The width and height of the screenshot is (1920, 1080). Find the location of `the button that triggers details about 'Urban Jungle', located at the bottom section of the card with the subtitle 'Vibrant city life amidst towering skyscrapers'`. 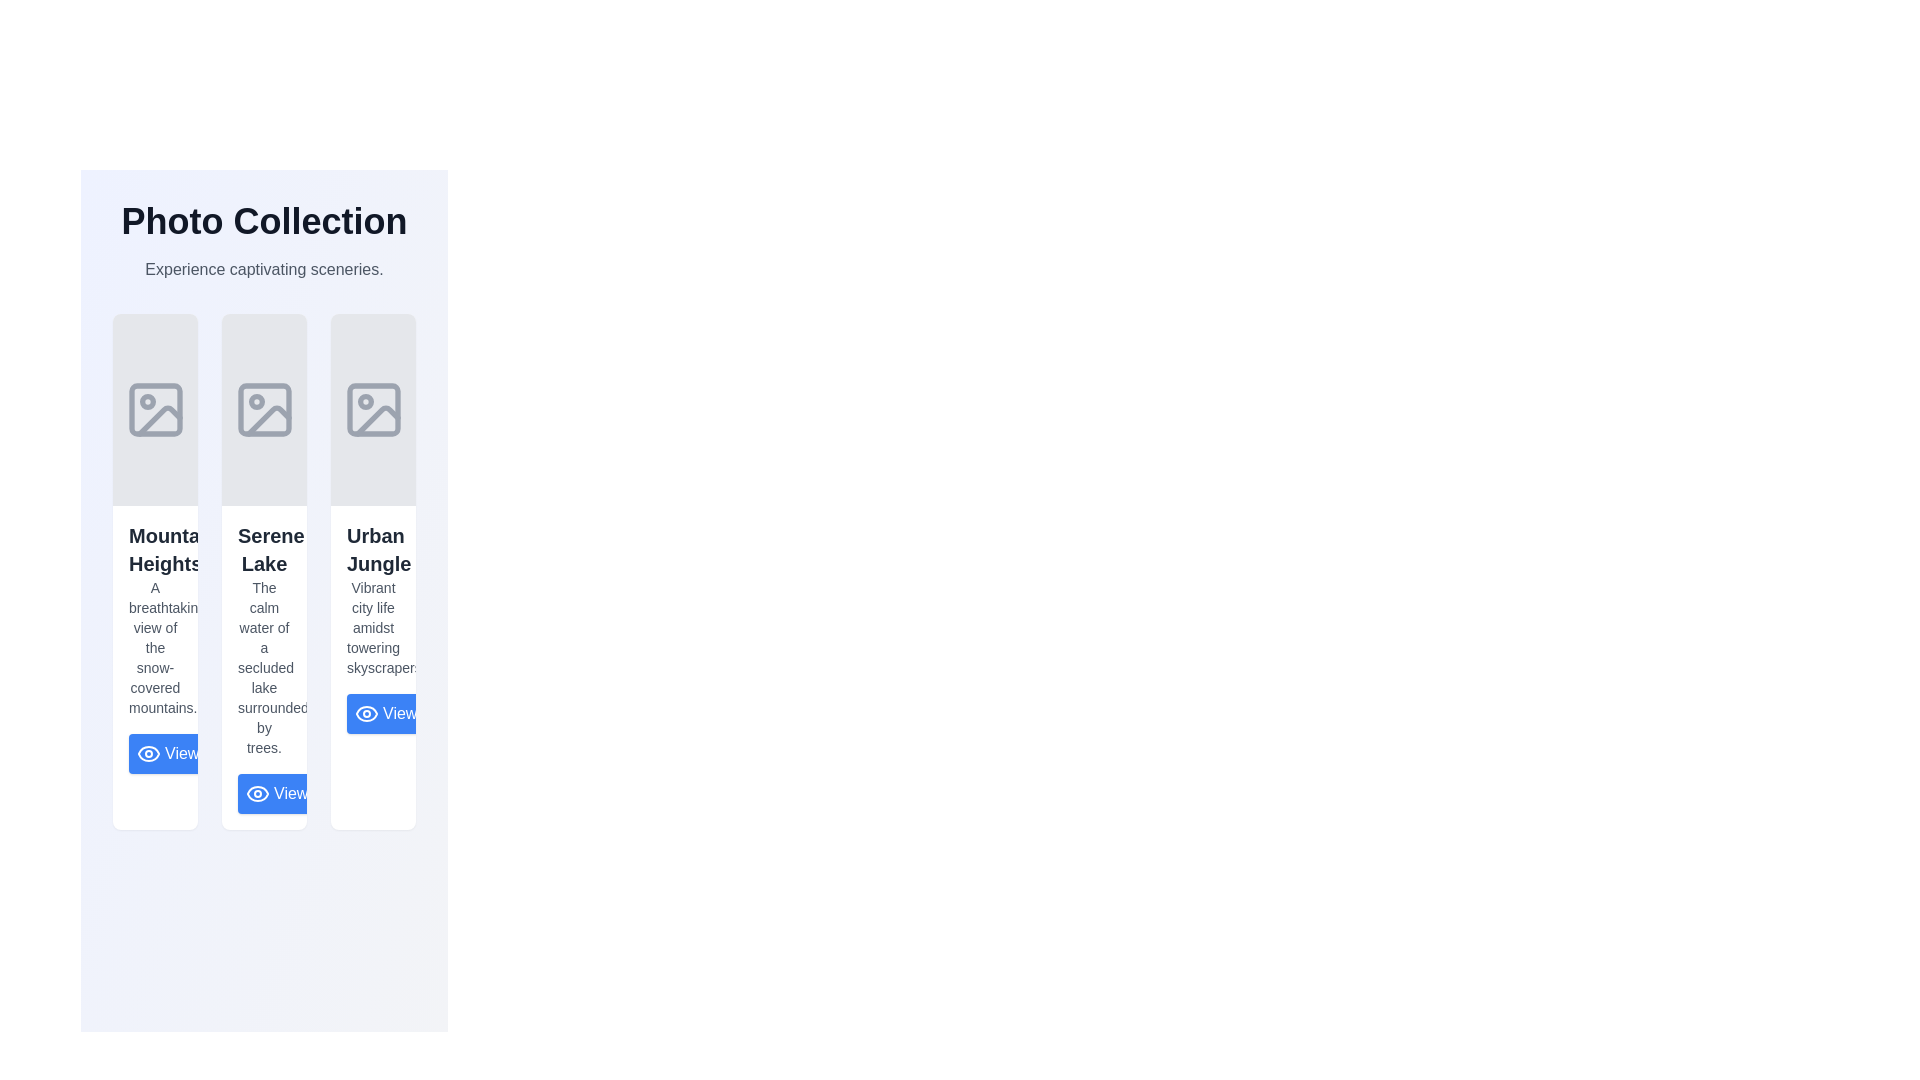

the button that triggers details about 'Urban Jungle', located at the bottom section of the card with the subtitle 'Vibrant city life amidst towering skyscrapers' is located at coordinates (373, 712).